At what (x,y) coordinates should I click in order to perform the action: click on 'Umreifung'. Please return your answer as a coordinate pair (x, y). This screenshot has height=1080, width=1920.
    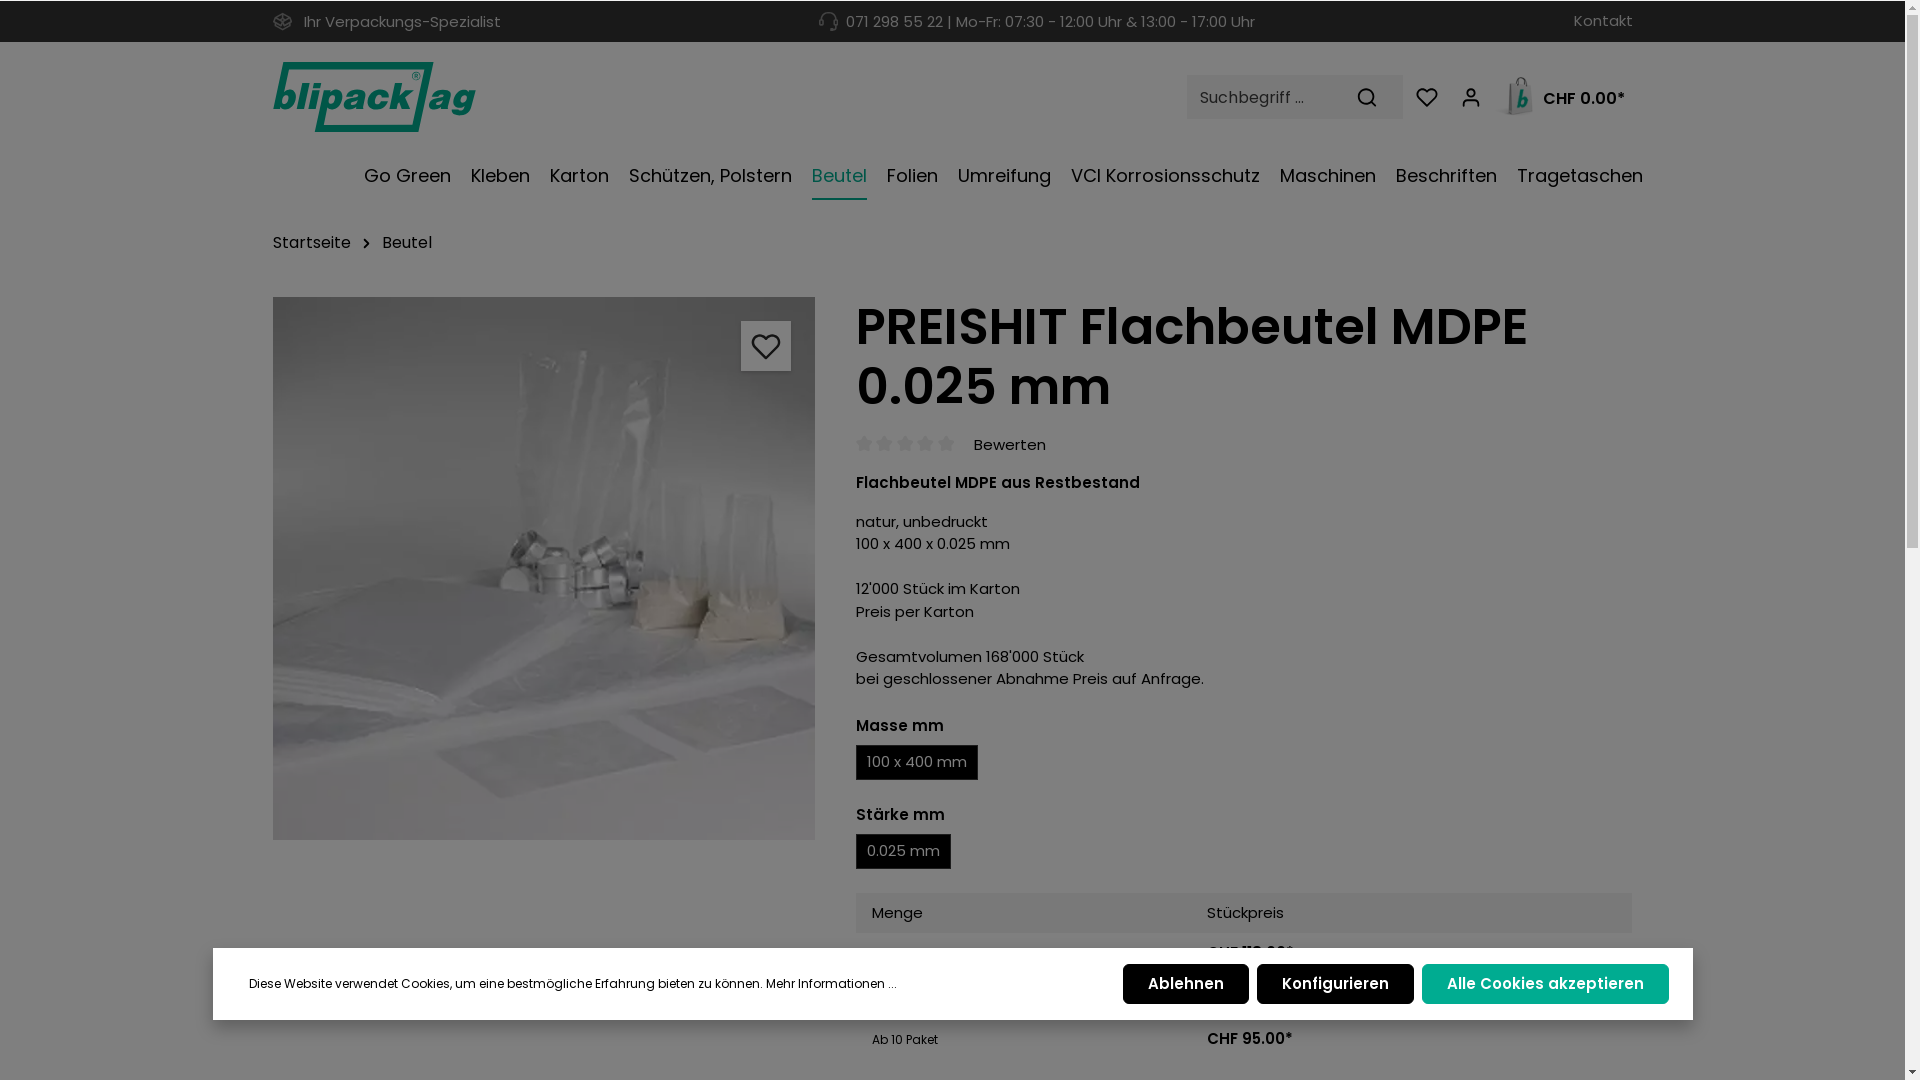
    Looking at the image, I should click on (1004, 175).